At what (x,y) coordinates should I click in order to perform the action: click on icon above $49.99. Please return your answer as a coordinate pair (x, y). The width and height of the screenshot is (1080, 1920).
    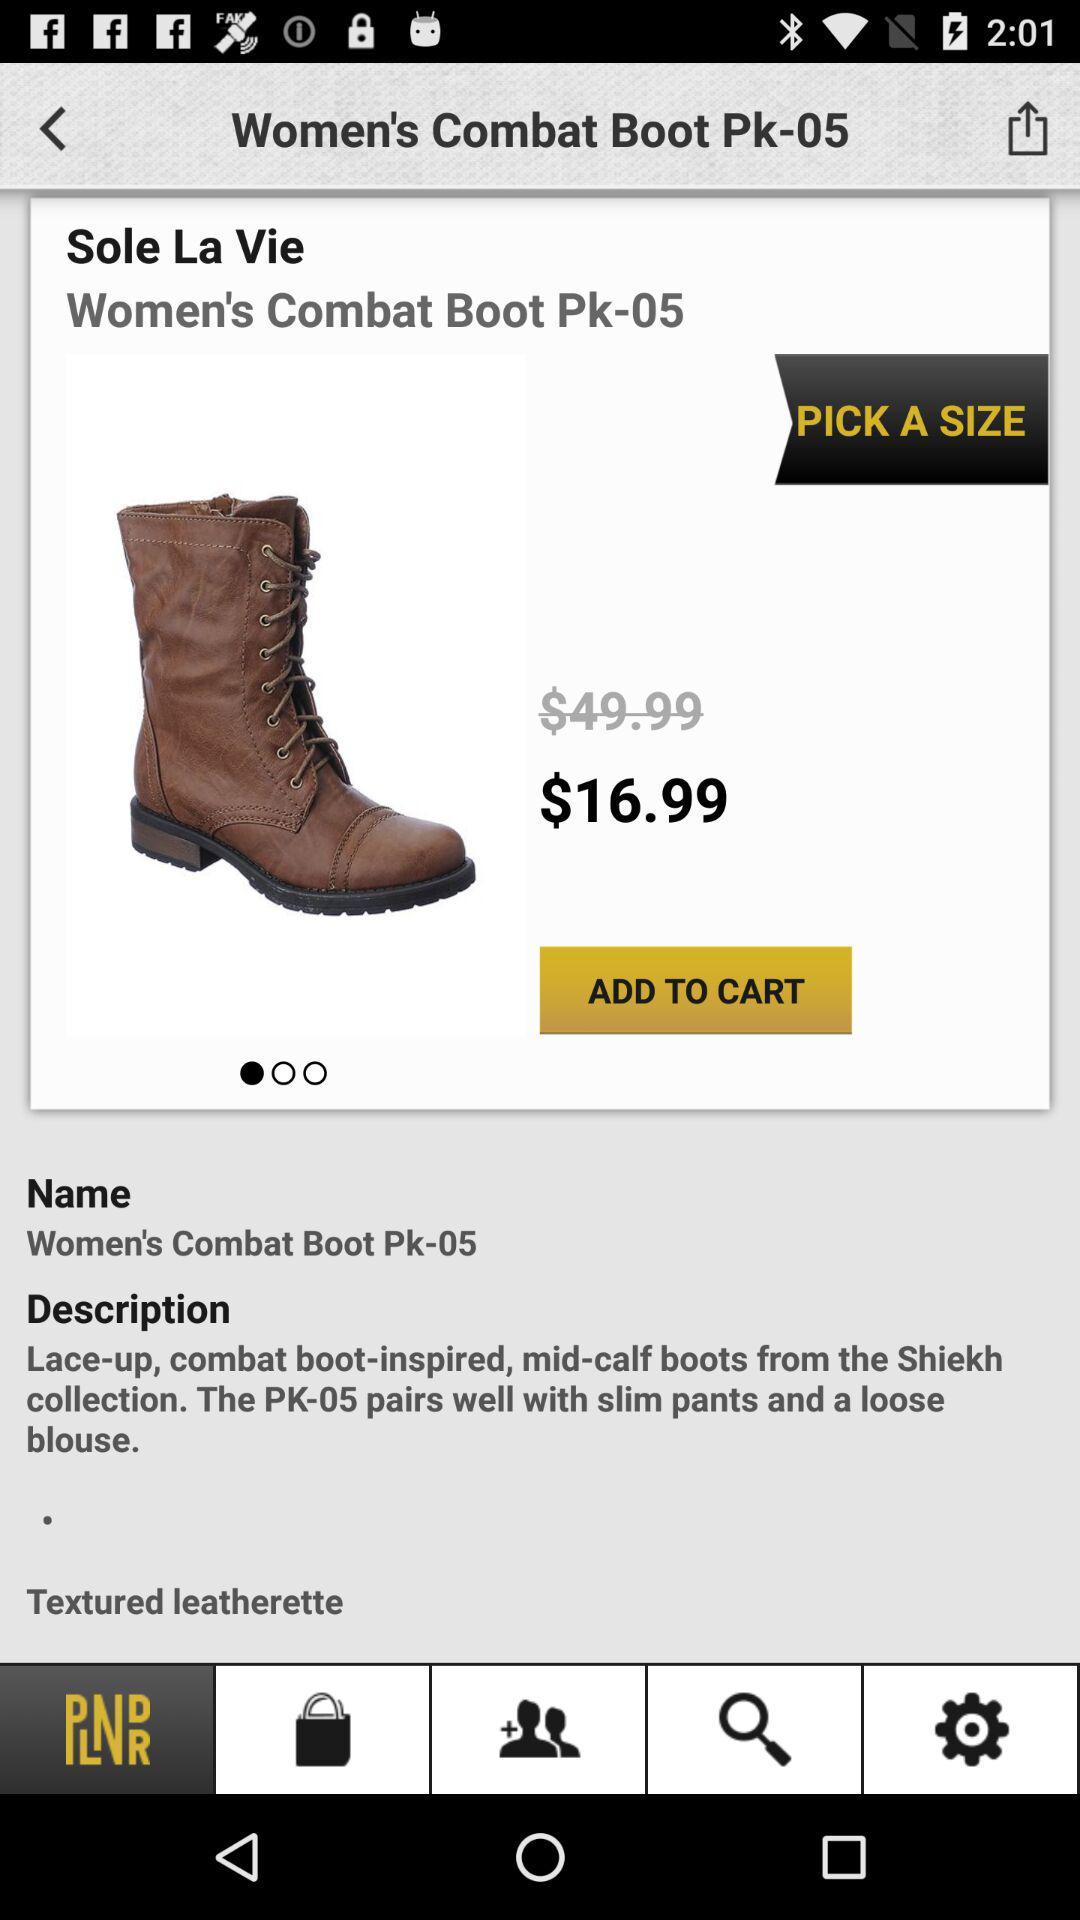
    Looking at the image, I should click on (910, 418).